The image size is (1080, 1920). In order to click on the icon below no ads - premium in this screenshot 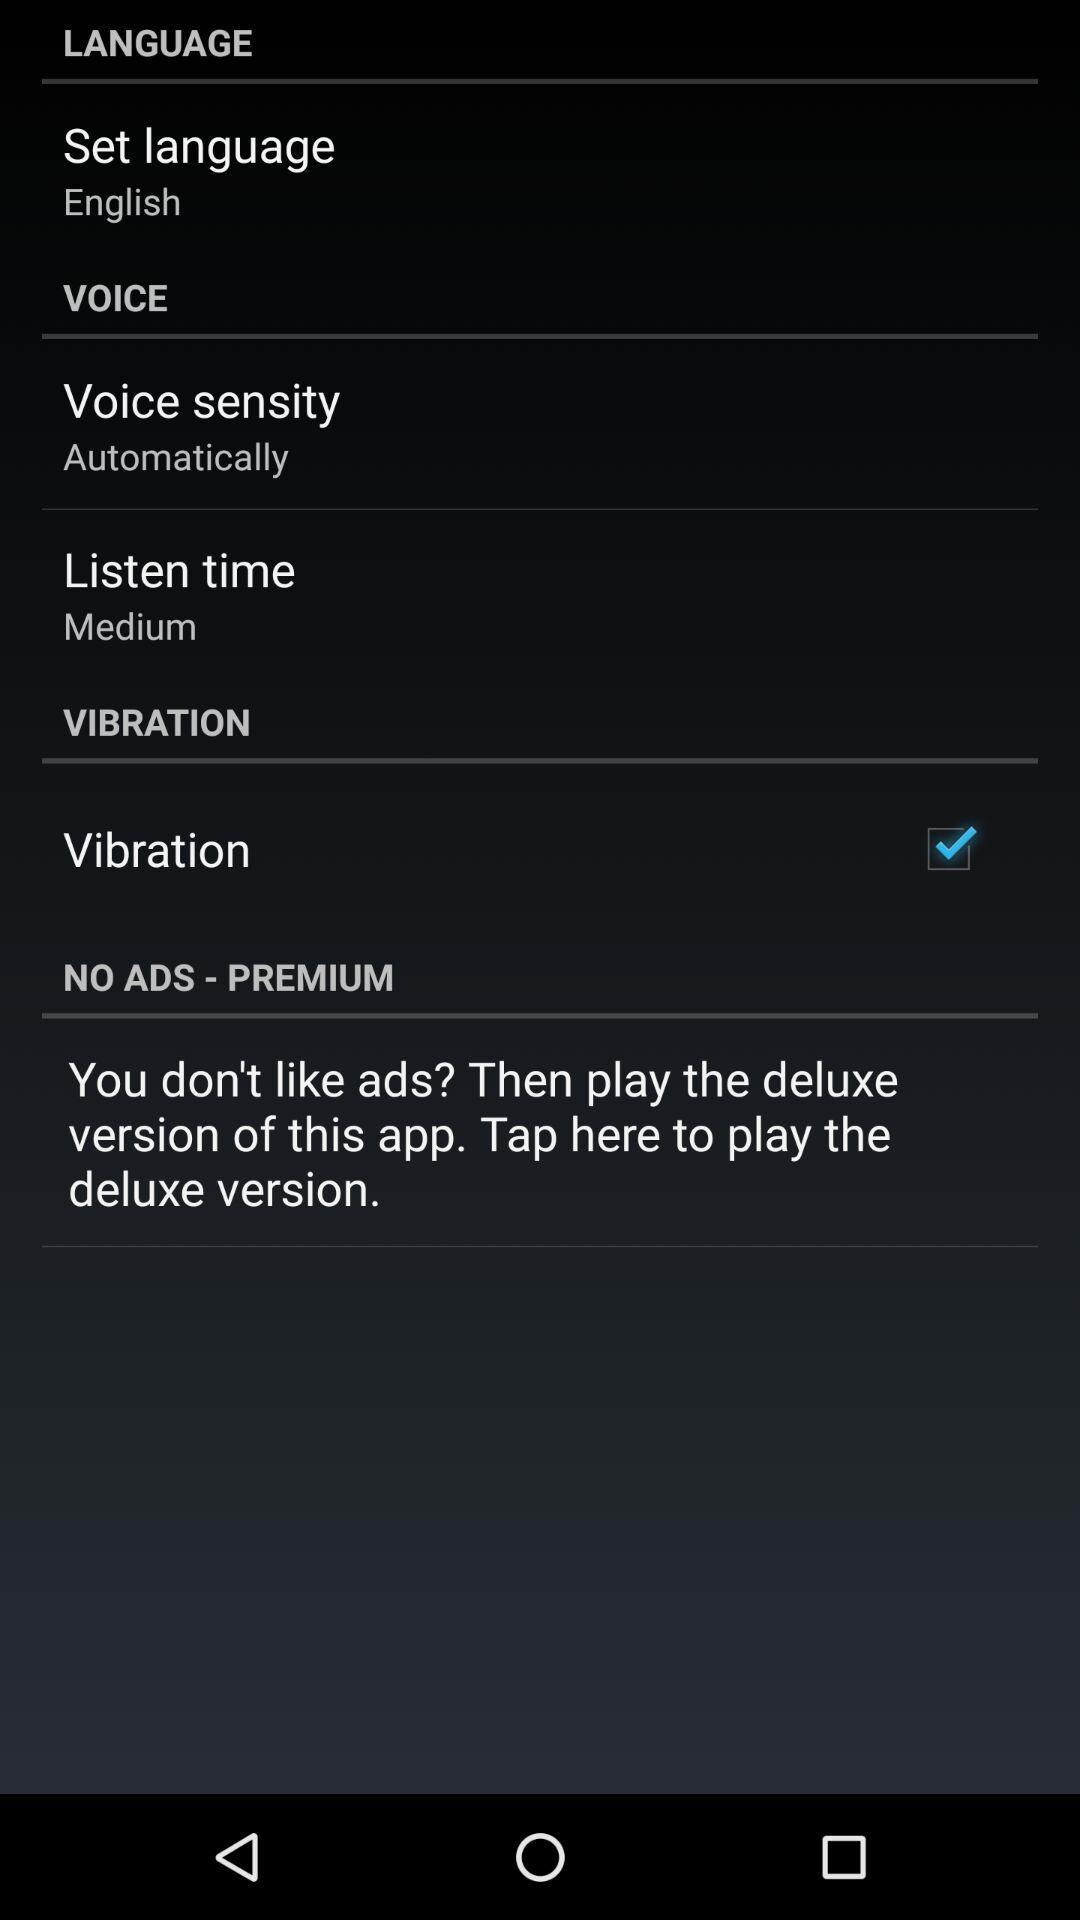, I will do `click(540, 1132)`.